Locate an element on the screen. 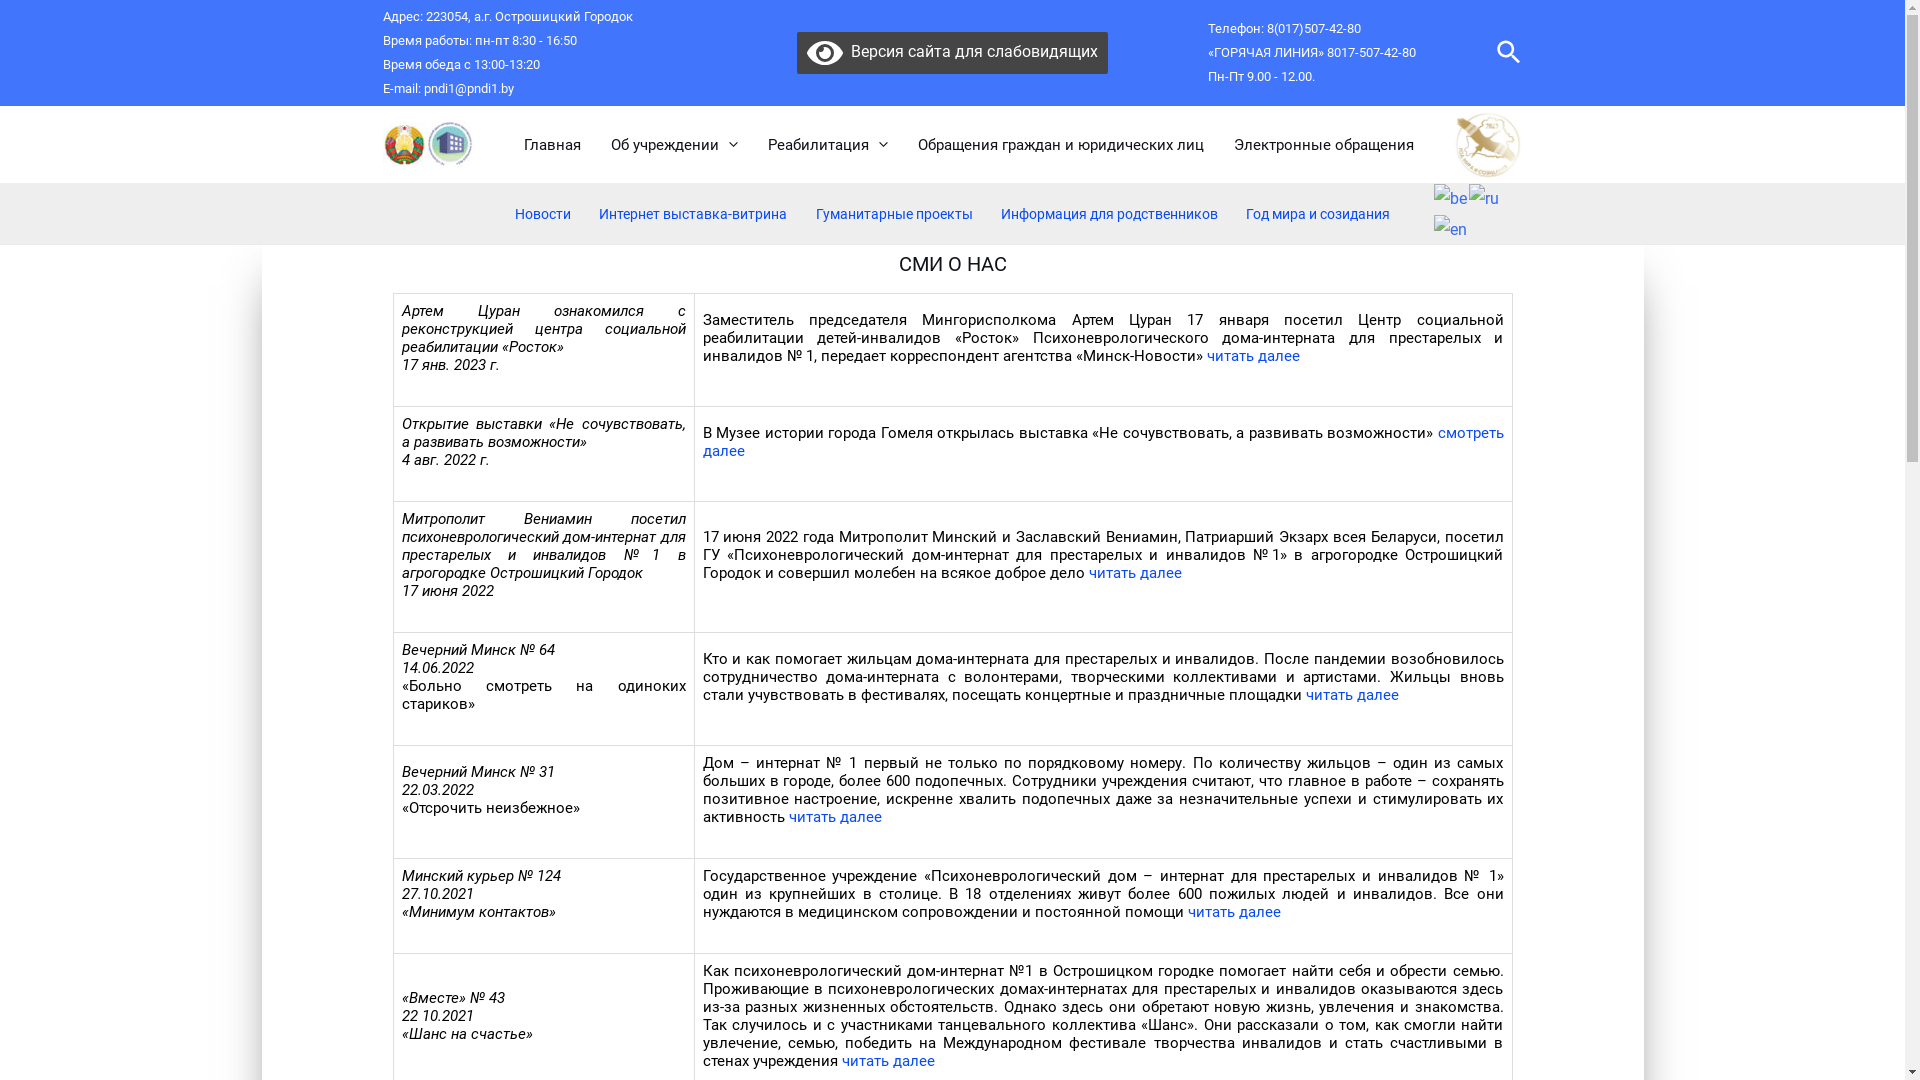 This screenshot has width=1920, height=1080. 'Russian' is located at coordinates (1484, 197).